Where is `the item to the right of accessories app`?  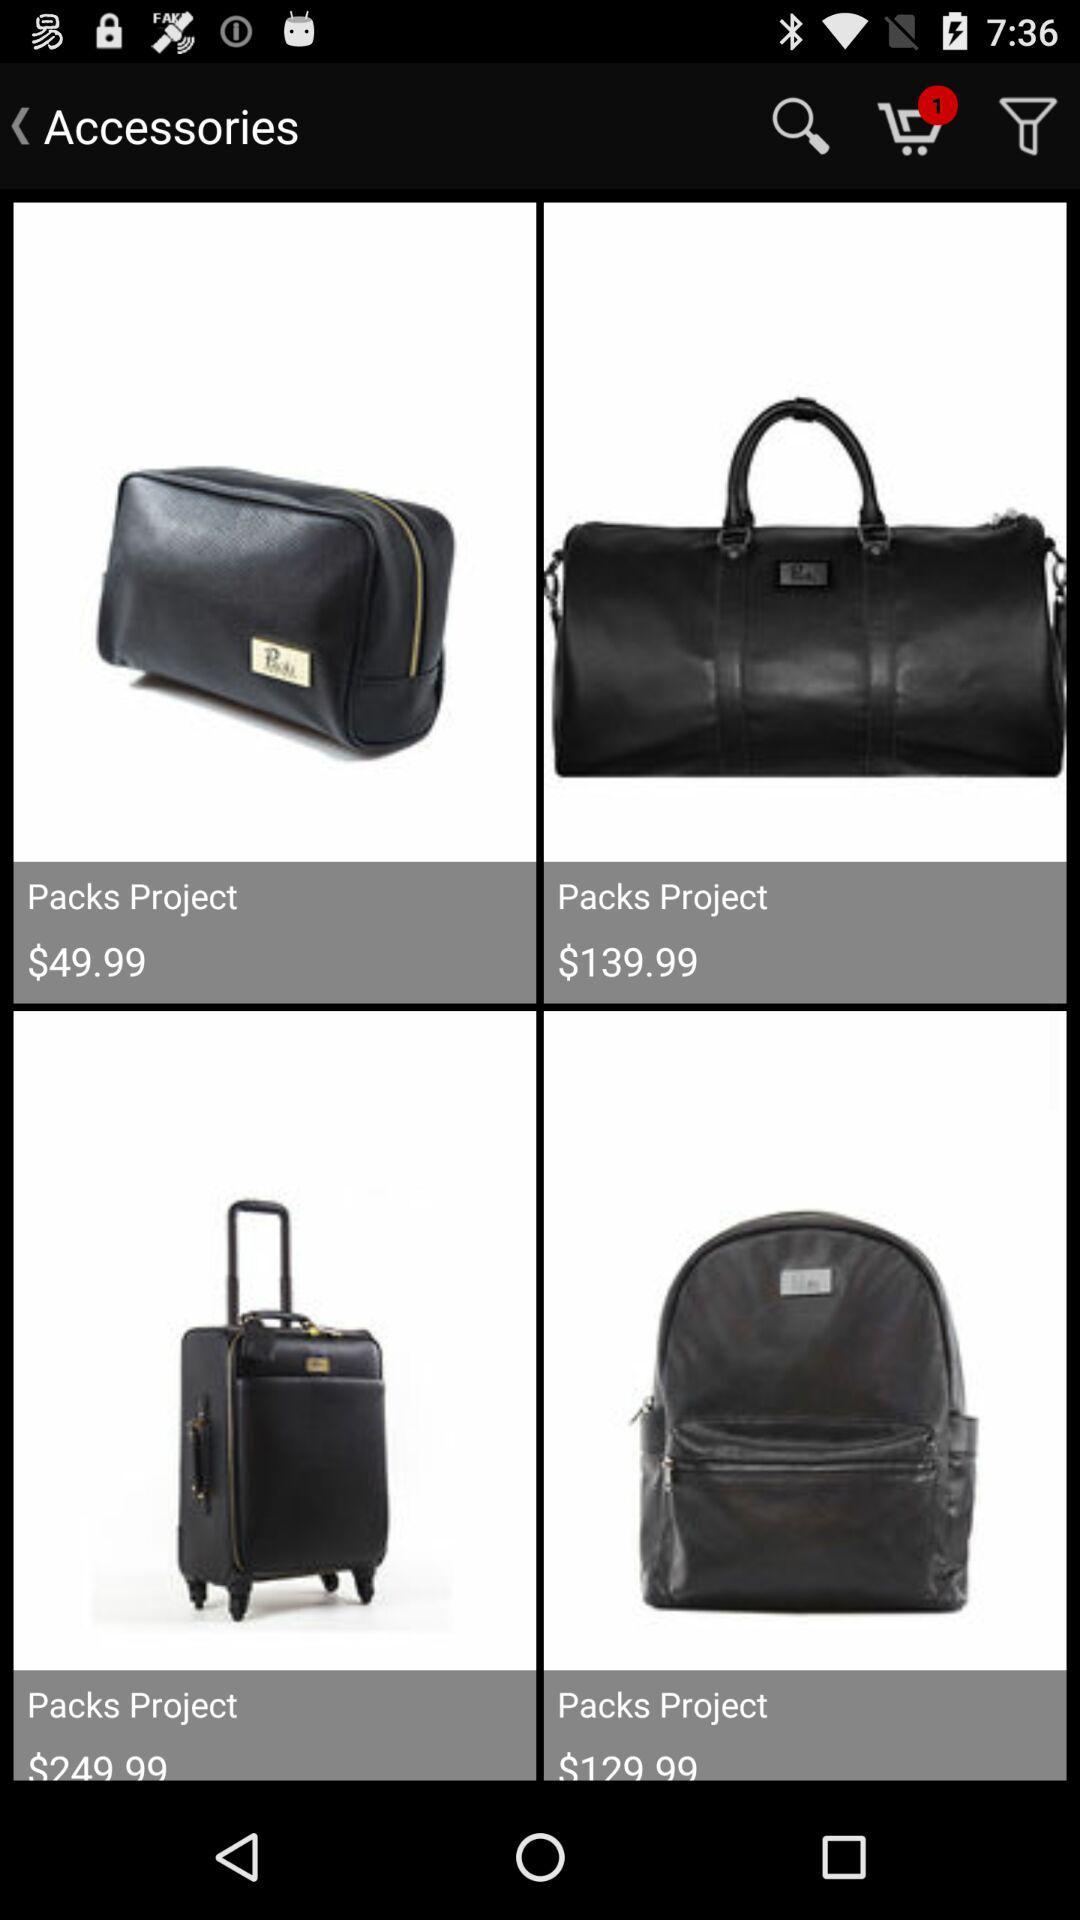 the item to the right of accessories app is located at coordinates (800, 124).